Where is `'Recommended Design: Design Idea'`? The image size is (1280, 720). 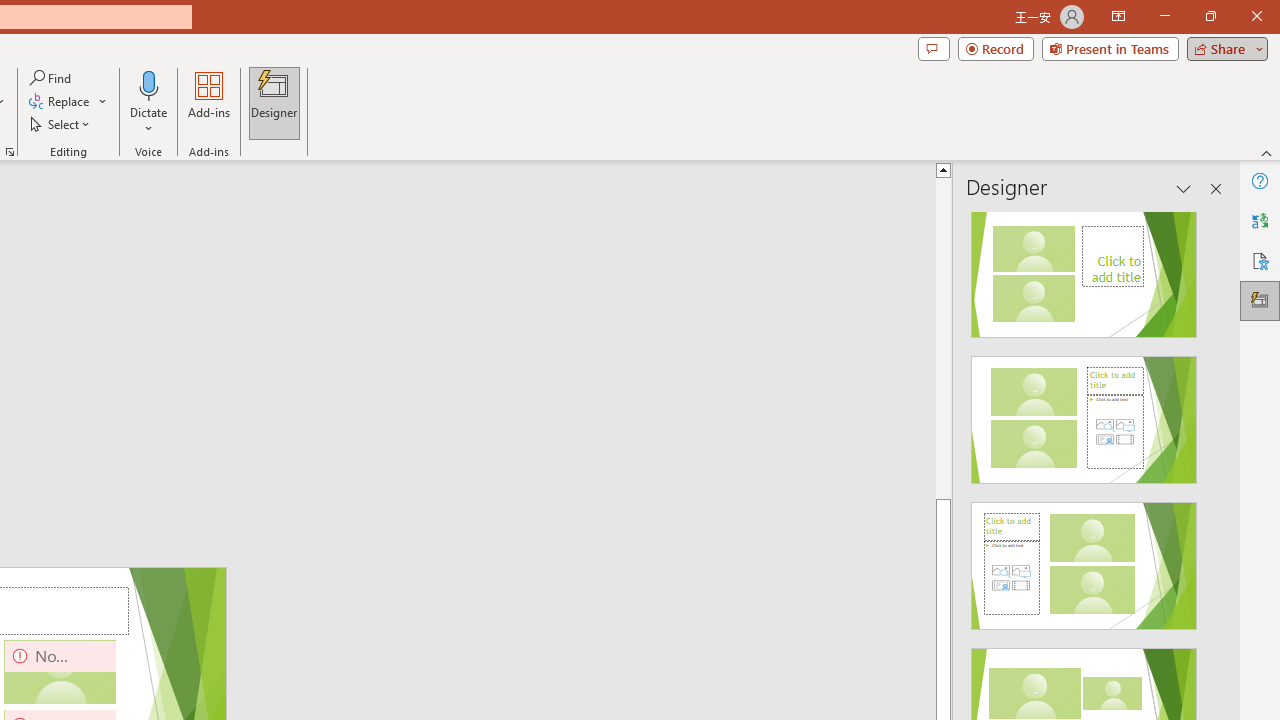
'Recommended Design: Design Idea' is located at coordinates (1083, 267).